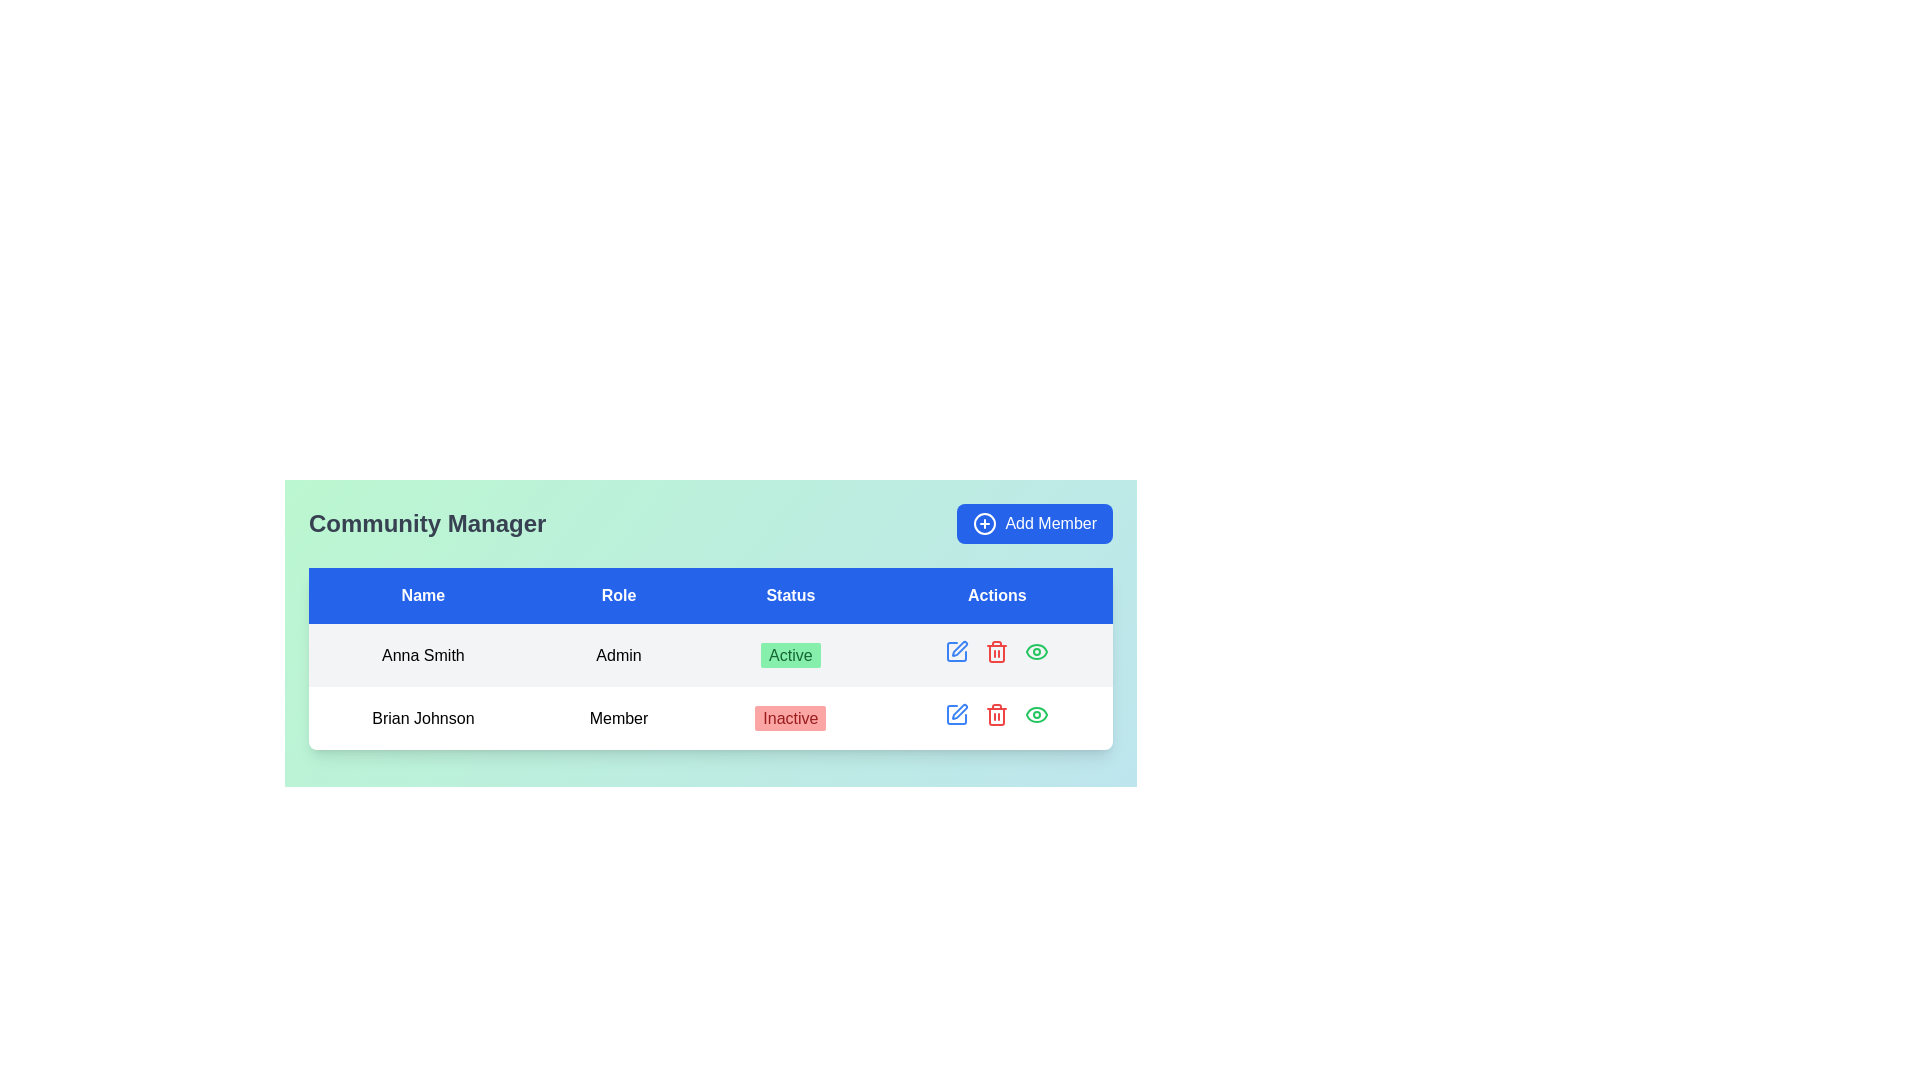  What do you see at coordinates (789, 717) in the screenshot?
I see `the 'Inactive' status badge for user 'Brian Johnson' in the second row of the table under the 'Community Manager' header, which has a red background and red text` at bounding box center [789, 717].